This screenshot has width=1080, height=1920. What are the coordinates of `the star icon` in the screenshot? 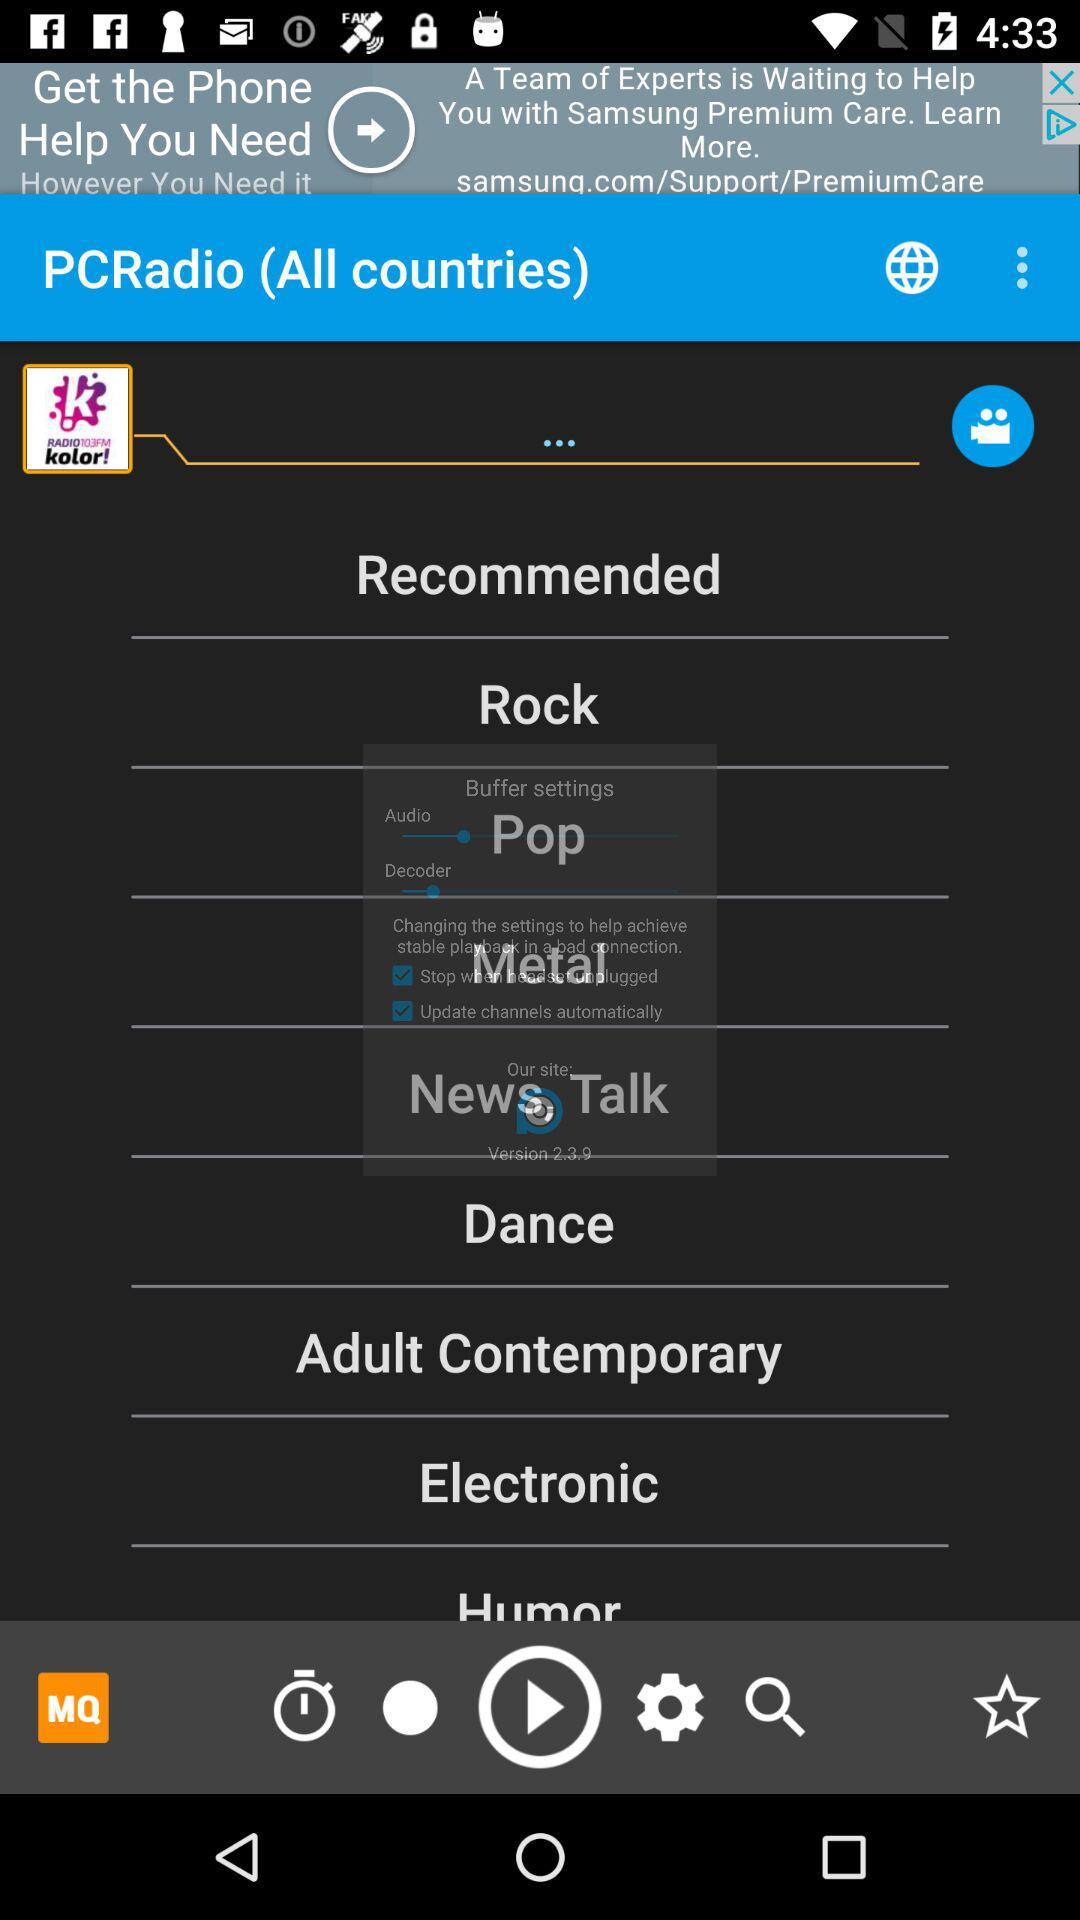 It's located at (1006, 1706).